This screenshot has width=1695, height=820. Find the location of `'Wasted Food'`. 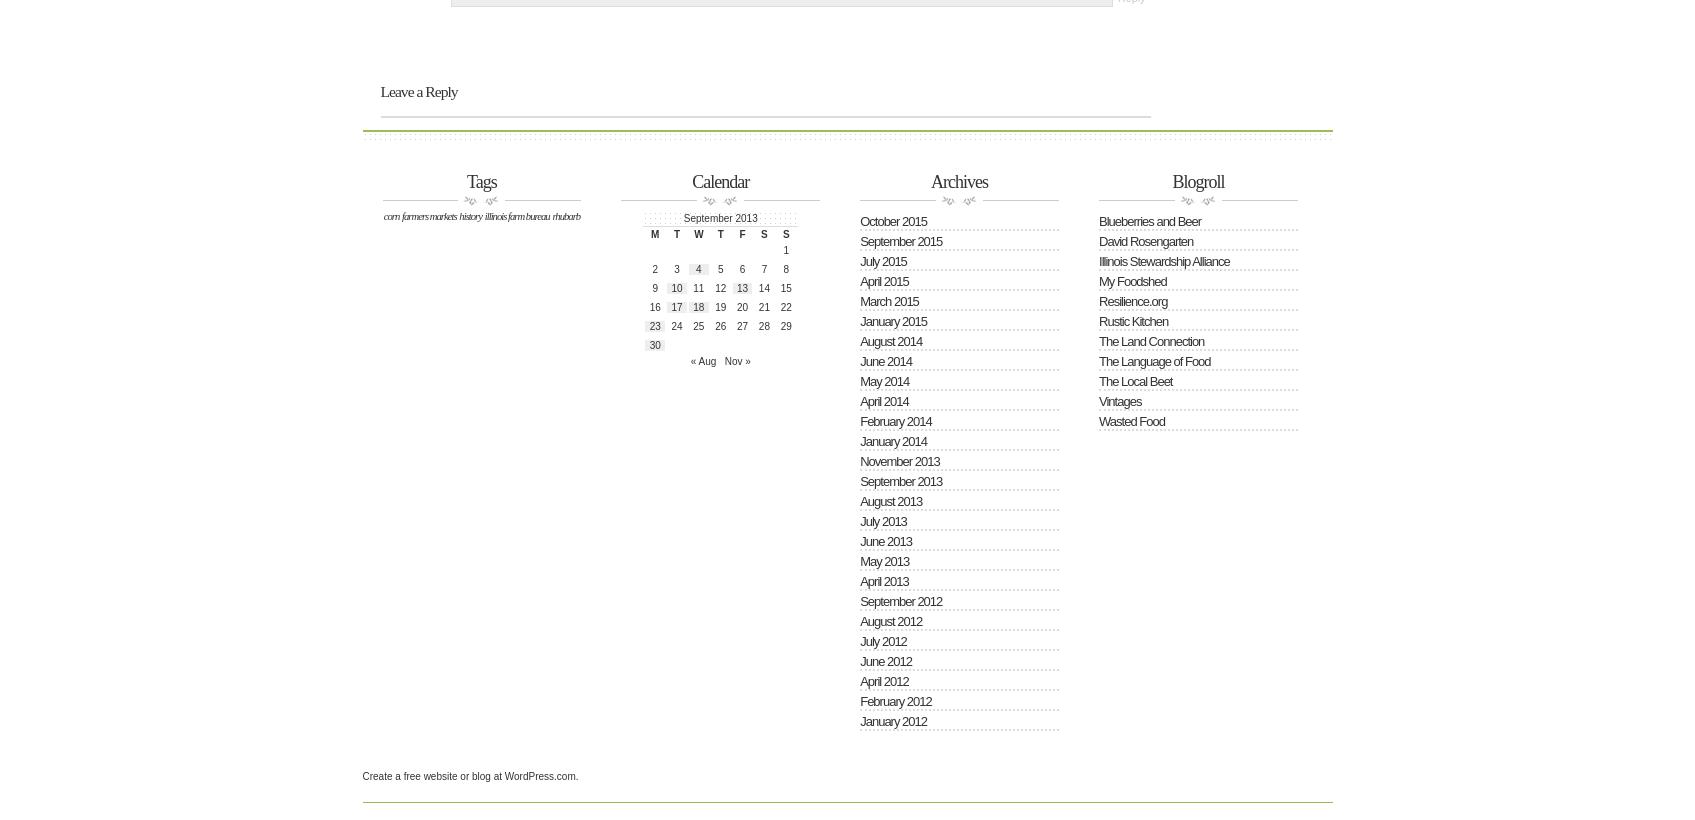

'Wasted Food' is located at coordinates (1130, 419).